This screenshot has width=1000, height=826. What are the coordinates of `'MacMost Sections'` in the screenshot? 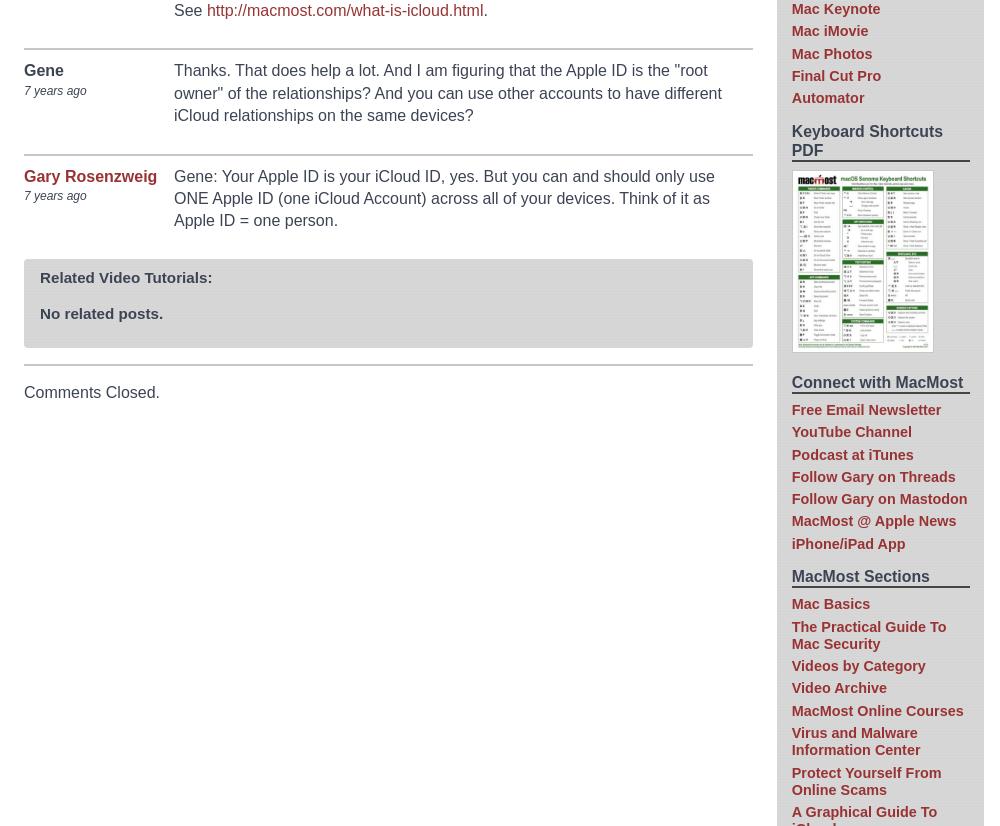 It's located at (859, 575).